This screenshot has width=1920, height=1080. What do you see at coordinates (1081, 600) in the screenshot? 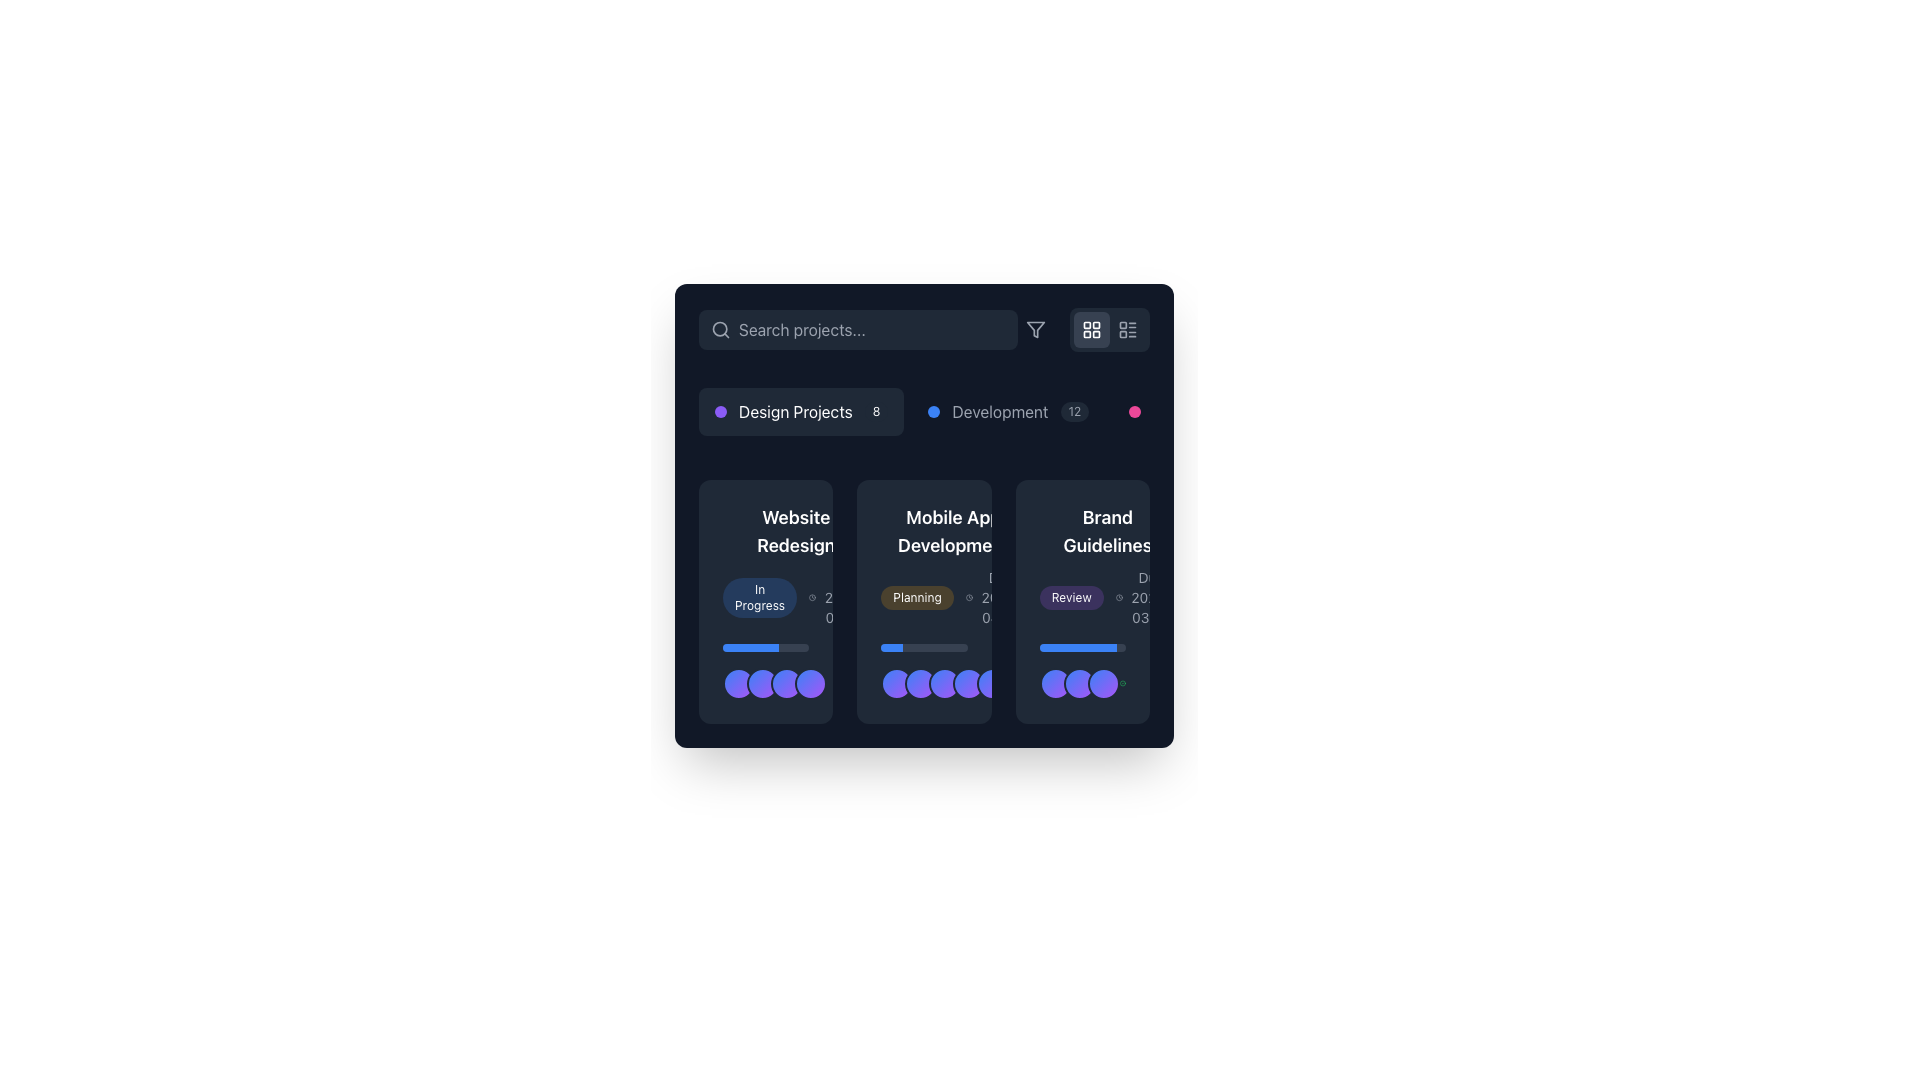
I see `to select the 'Brand Guidelines' project card, which is the third card from the left in a grid layout, displaying project details such as status and due date` at bounding box center [1081, 600].